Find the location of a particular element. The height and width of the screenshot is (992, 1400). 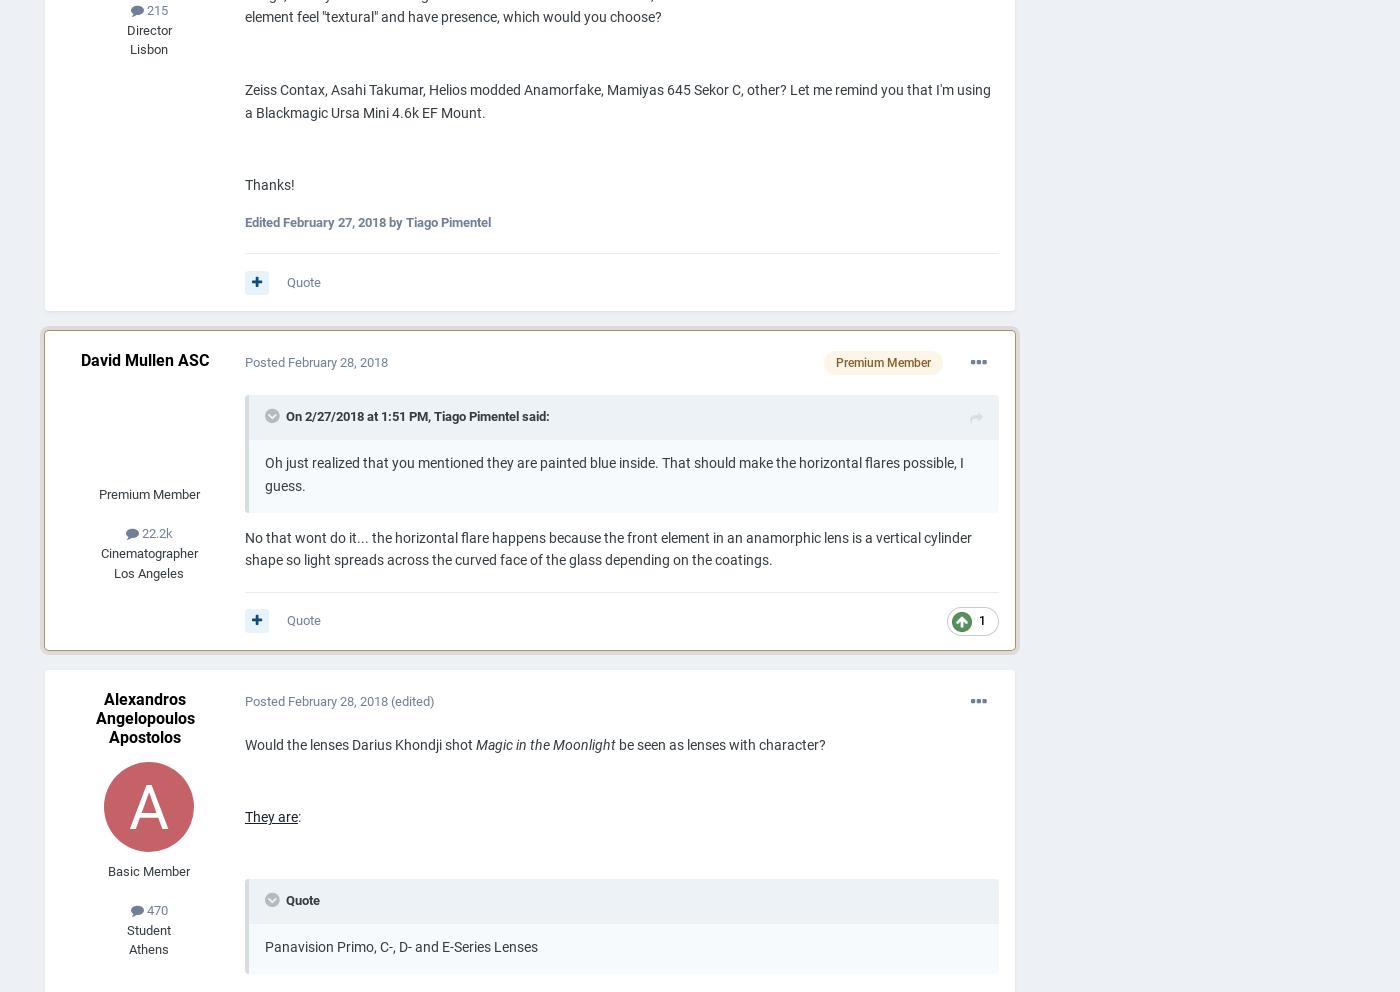

'Panavision Primo, C-, D- and E-Series Lenses' is located at coordinates (401, 945).